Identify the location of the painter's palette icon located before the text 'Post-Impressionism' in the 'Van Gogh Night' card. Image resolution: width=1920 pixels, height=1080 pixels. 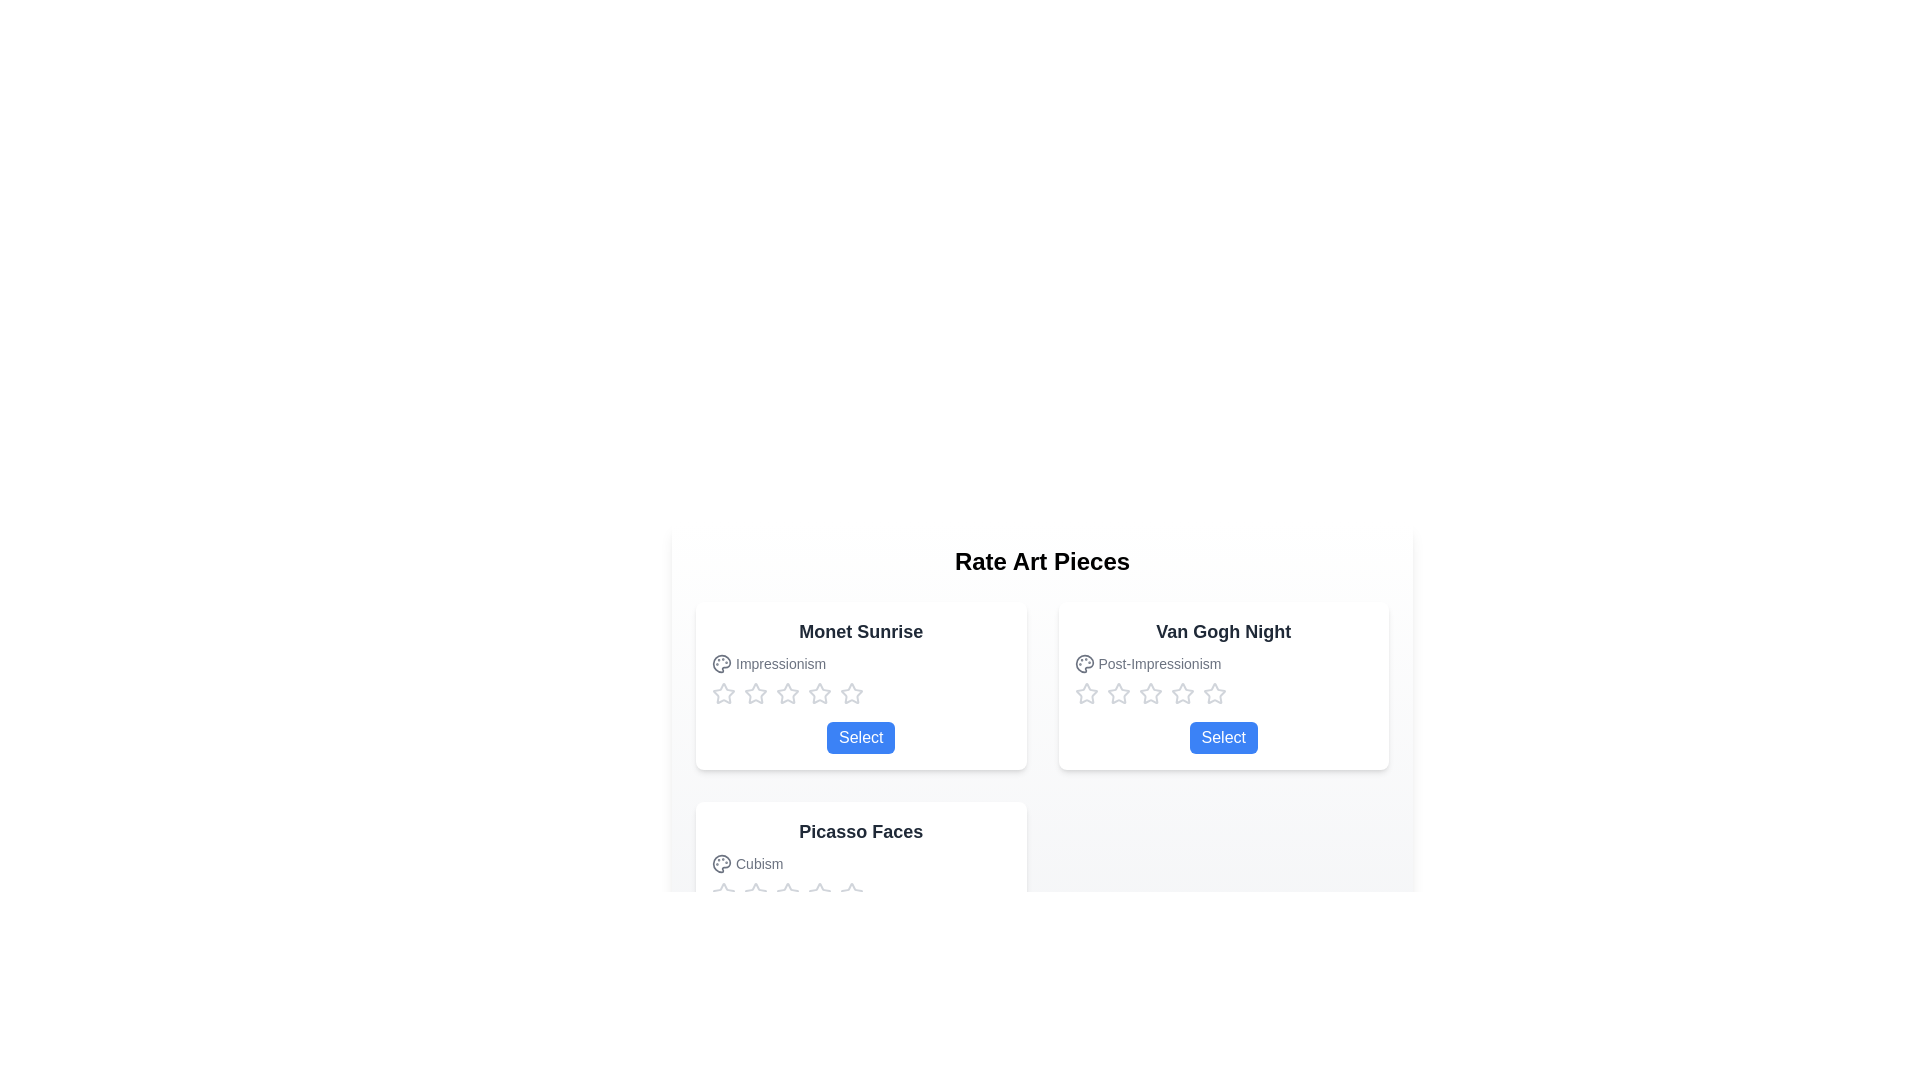
(1083, 663).